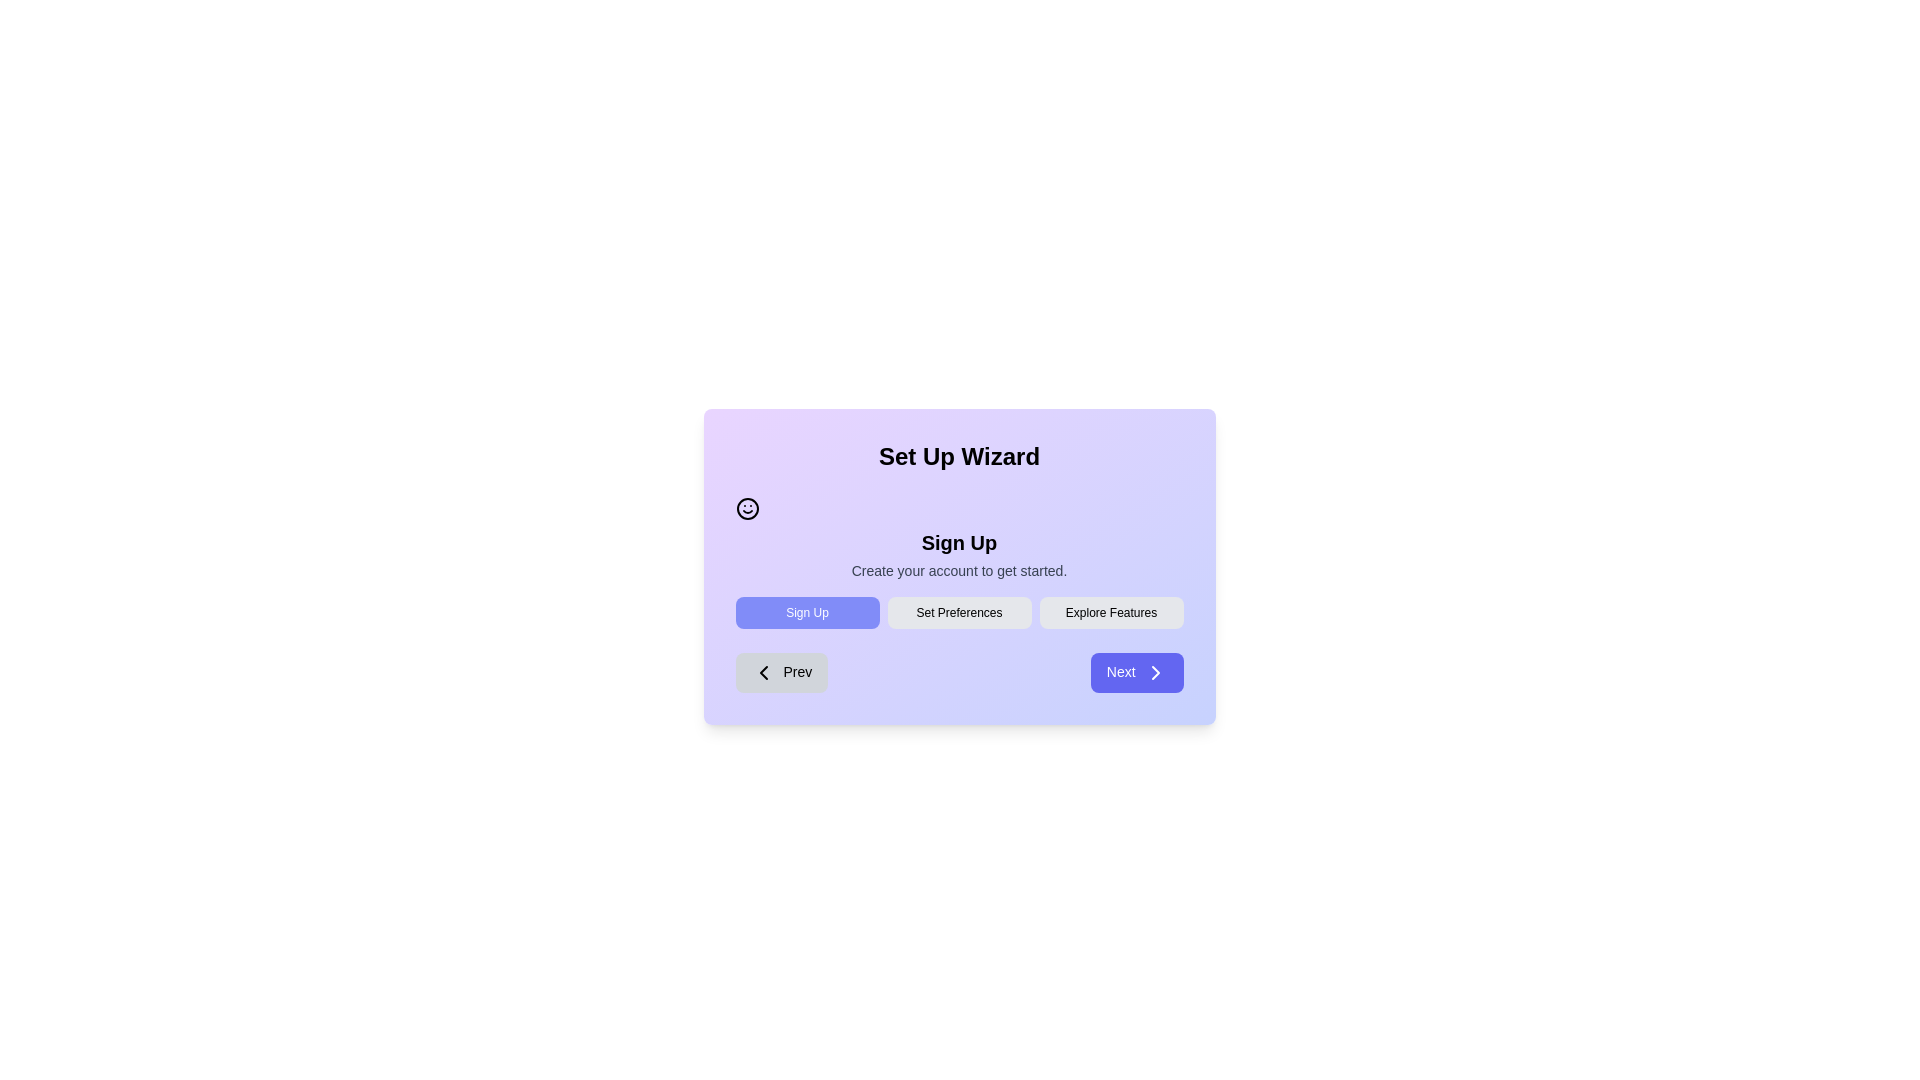 The width and height of the screenshot is (1920, 1080). What do you see at coordinates (780, 672) in the screenshot?
I see `the 'Previous' button located at the bottom-left of the button group in the navigation interface` at bounding box center [780, 672].